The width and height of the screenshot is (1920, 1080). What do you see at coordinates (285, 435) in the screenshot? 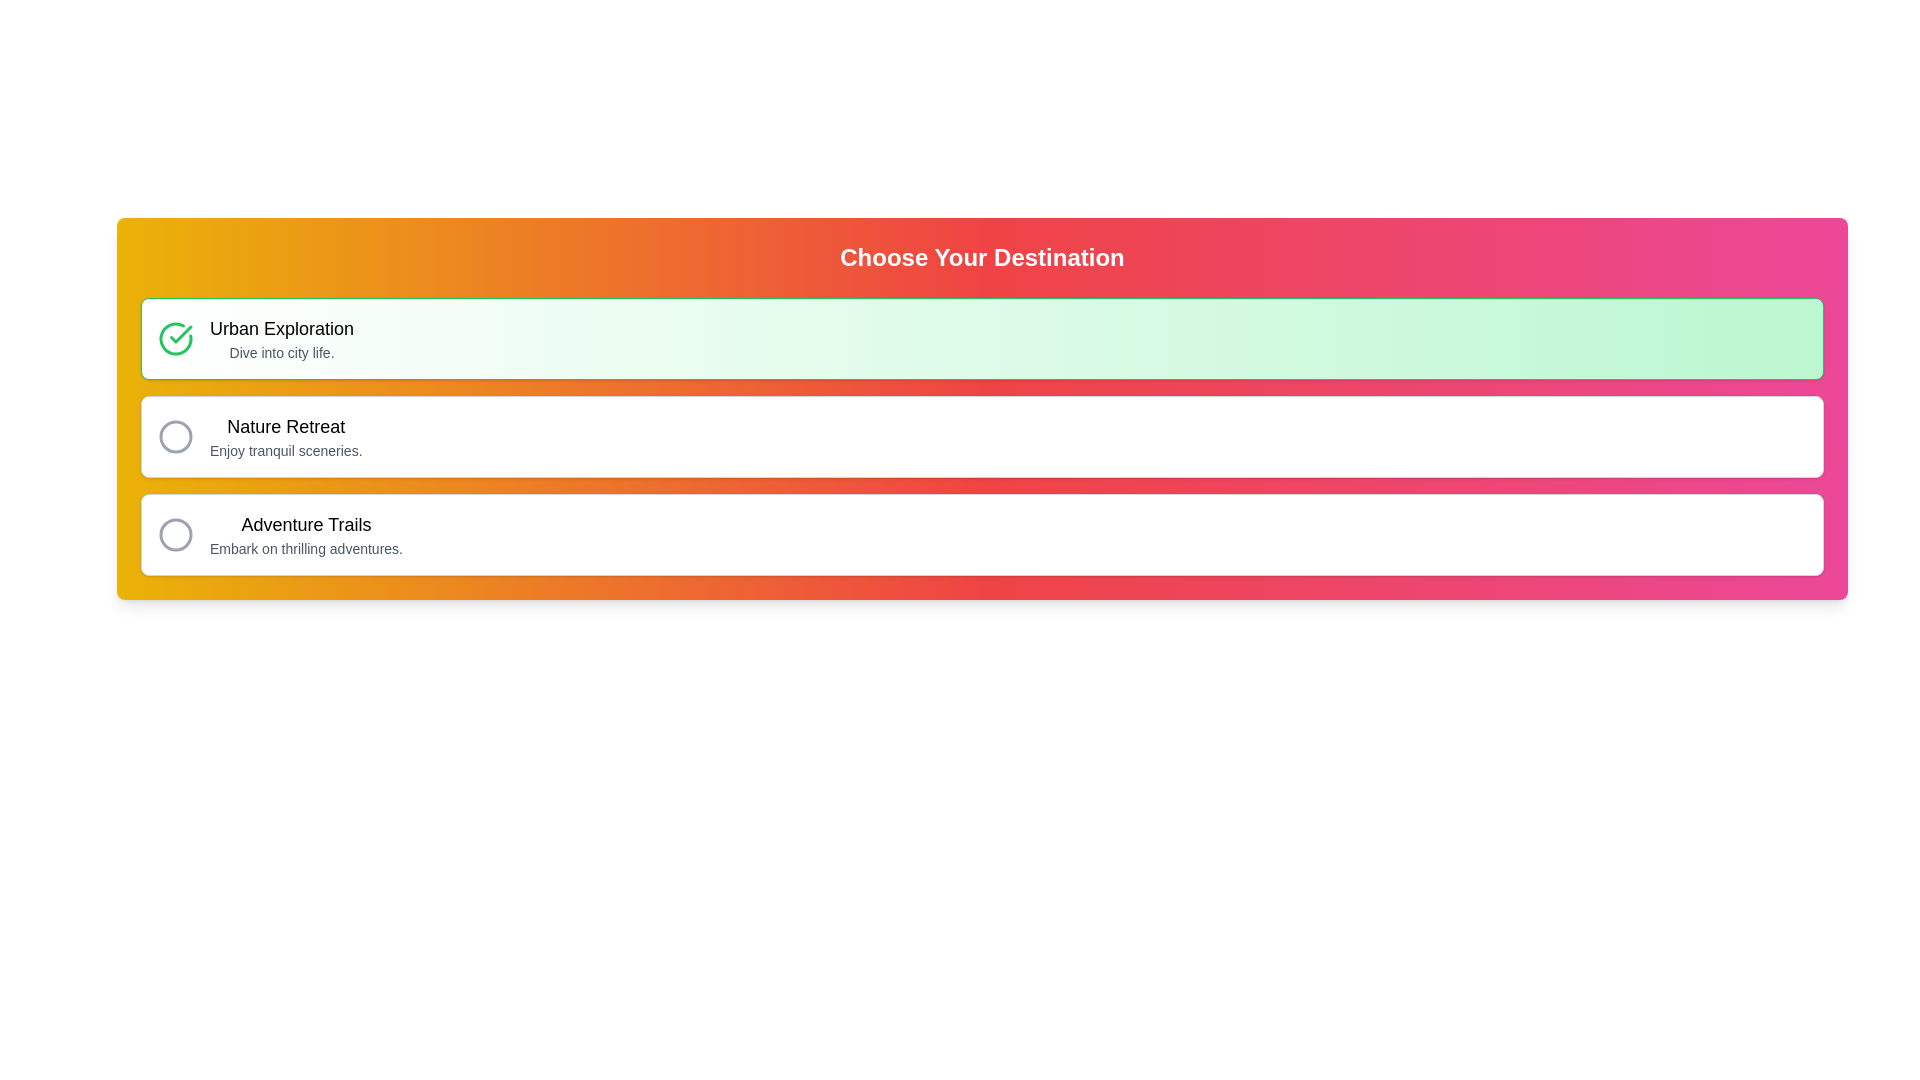
I see `text label with the title 'Nature Retreat' and description 'Enjoy tranquil sceneries.' which is positioned centrally in the middle of a vertical list of options` at bounding box center [285, 435].